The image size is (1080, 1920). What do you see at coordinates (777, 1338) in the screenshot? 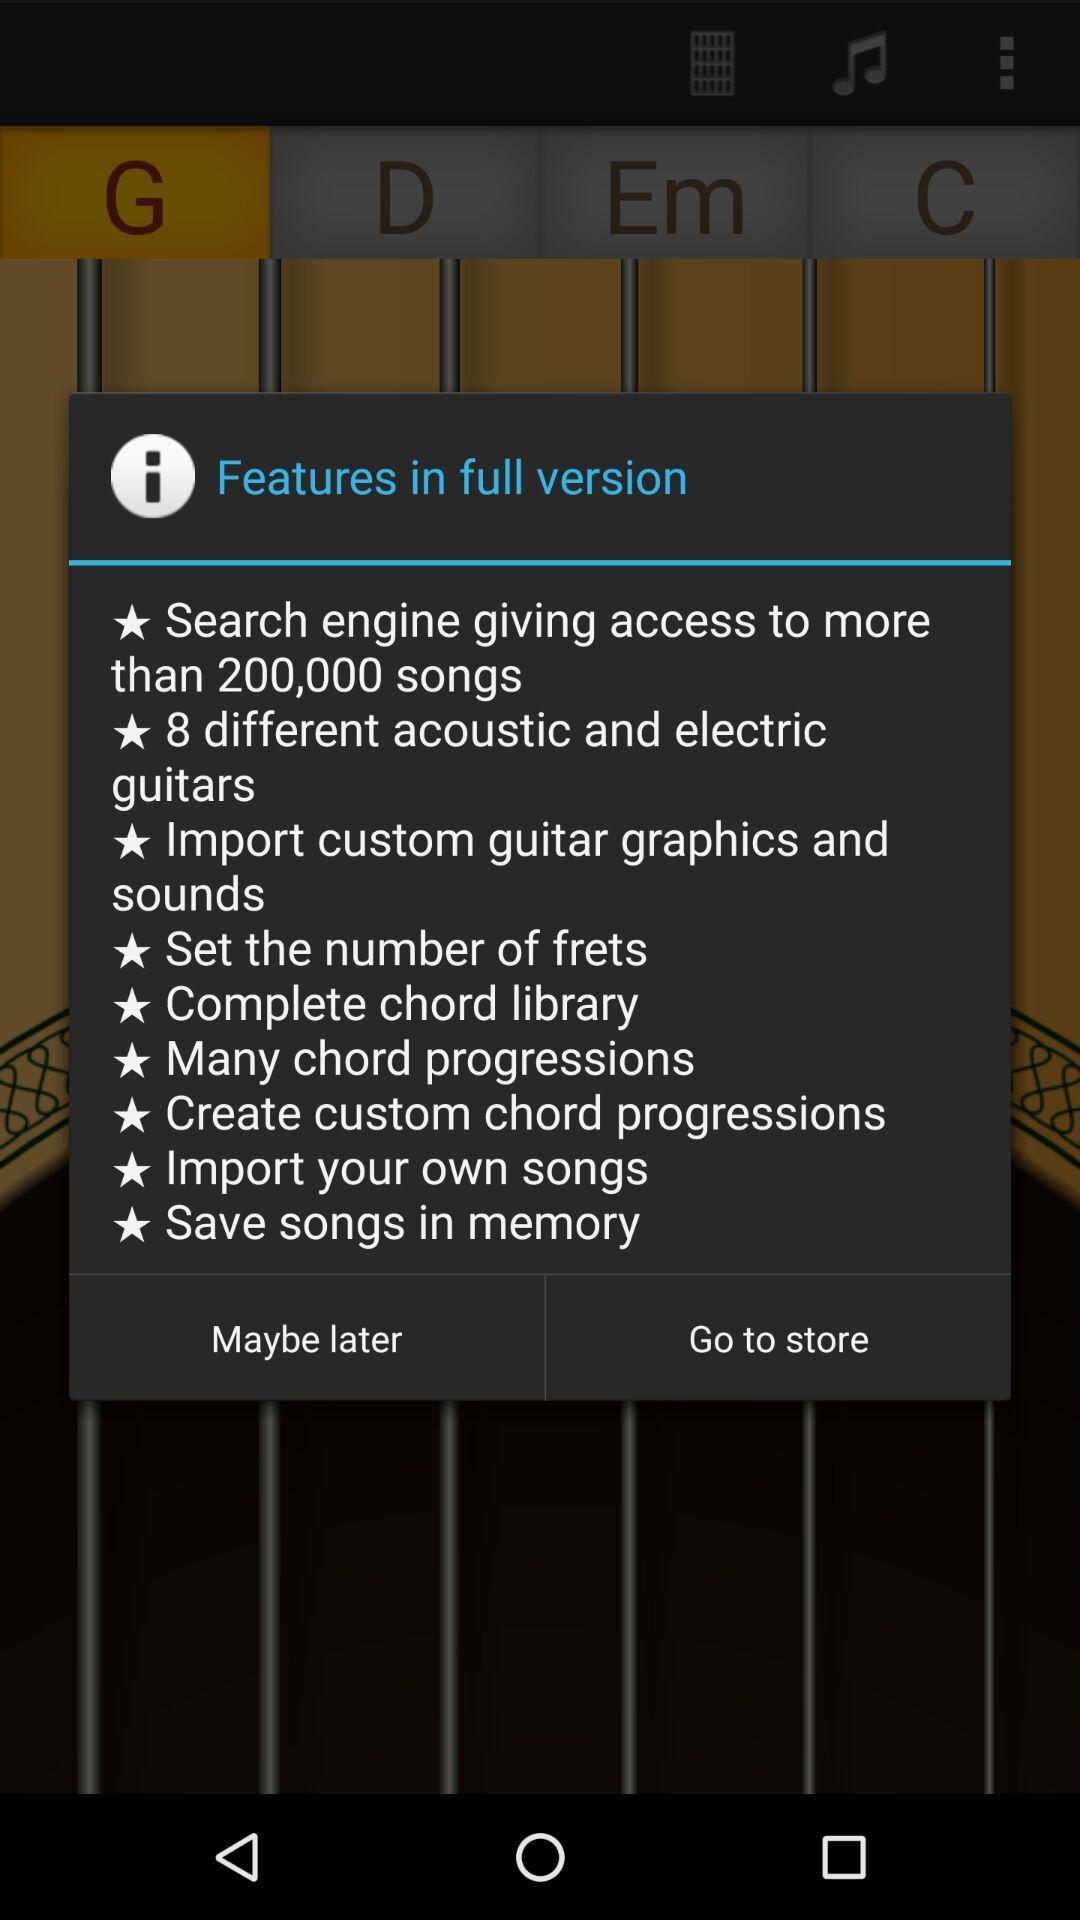
I see `go to store button` at bounding box center [777, 1338].